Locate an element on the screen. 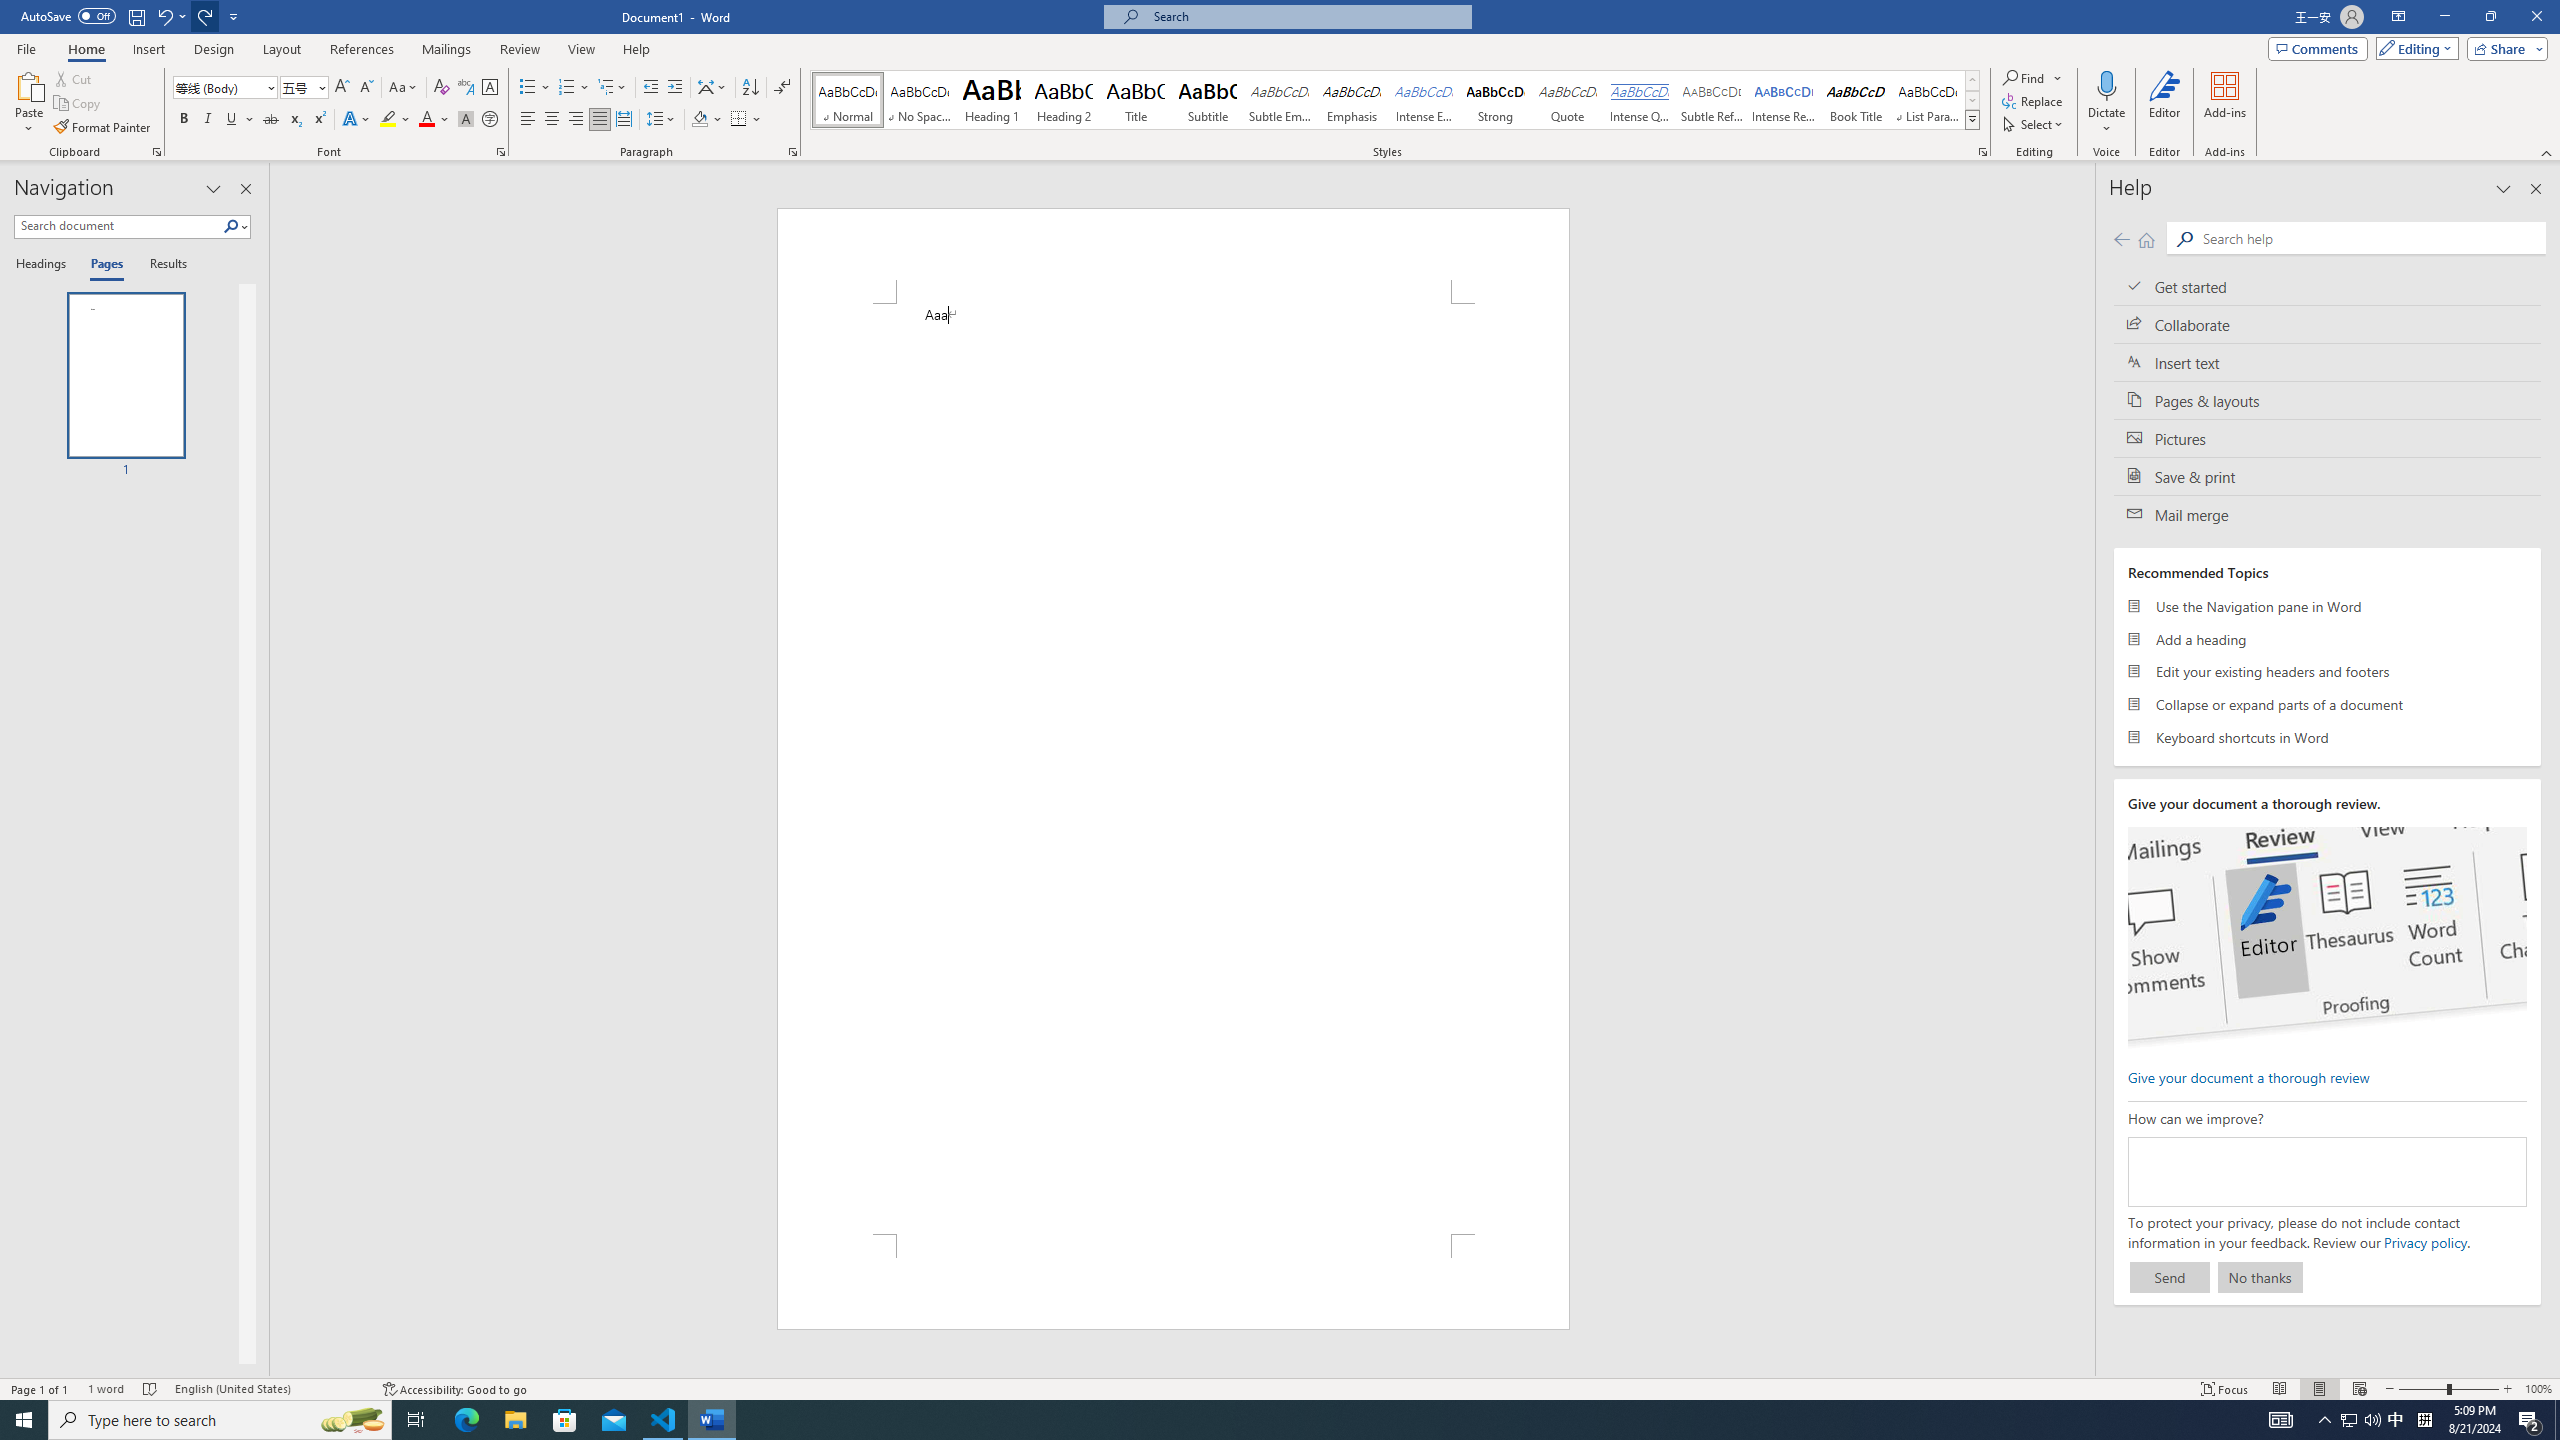 The width and height of the screenshot is (2560, 1440). 'Focus ' is located at coordinates (2225, 1389).